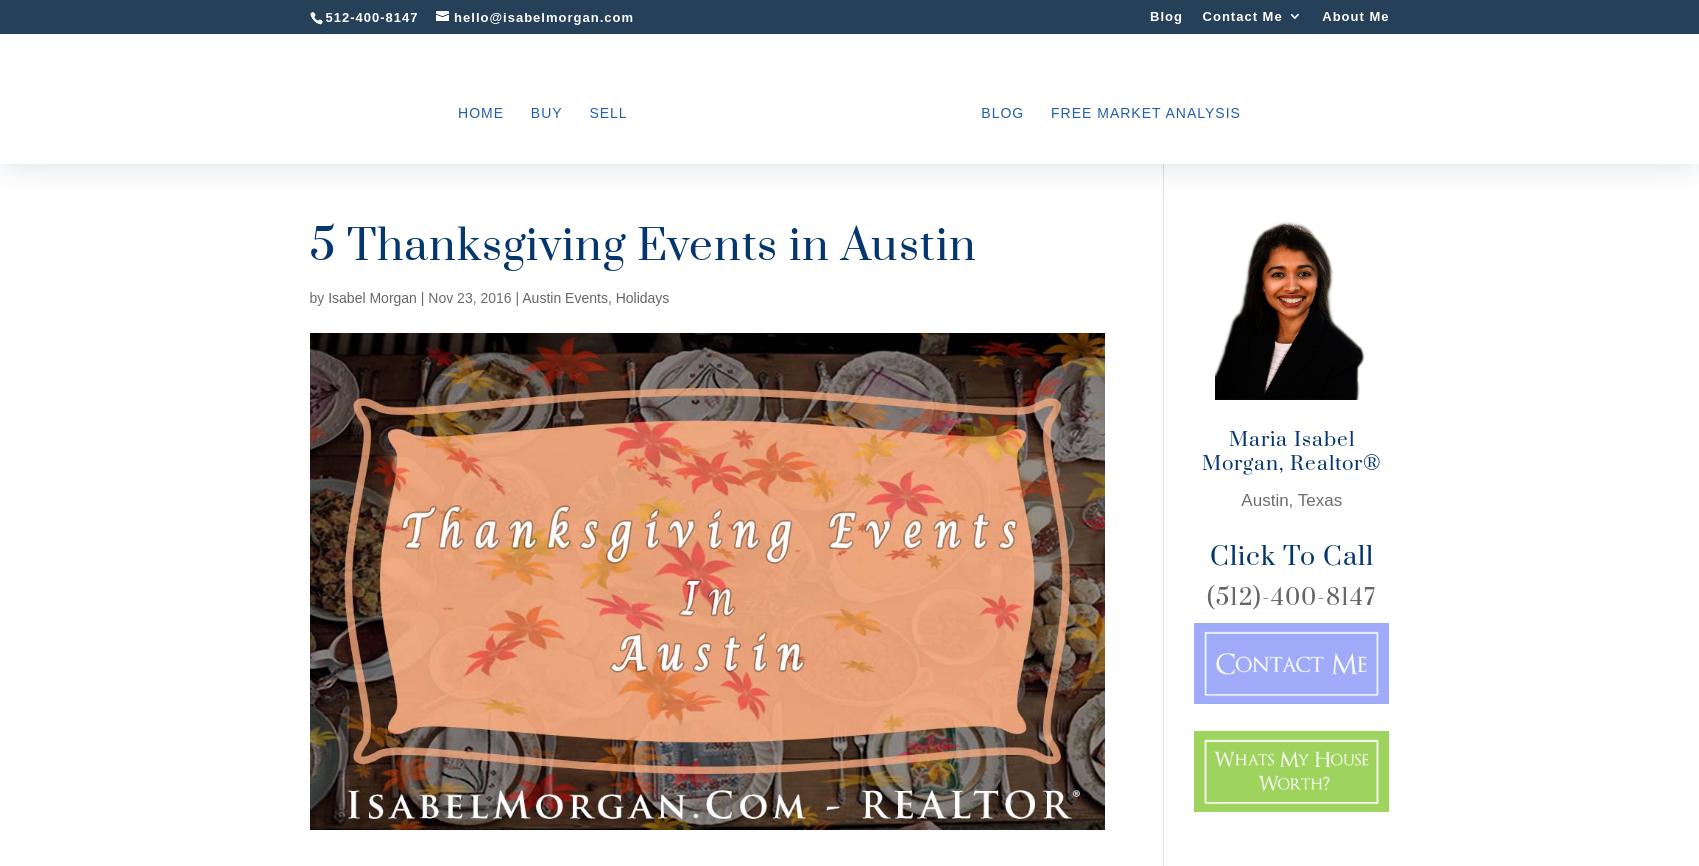 The image size is (1699, 866). What do you see at coordinates (1240, 15) in the screenshot?
I see `'Contact Me'` at bounding box center [1240, 15].